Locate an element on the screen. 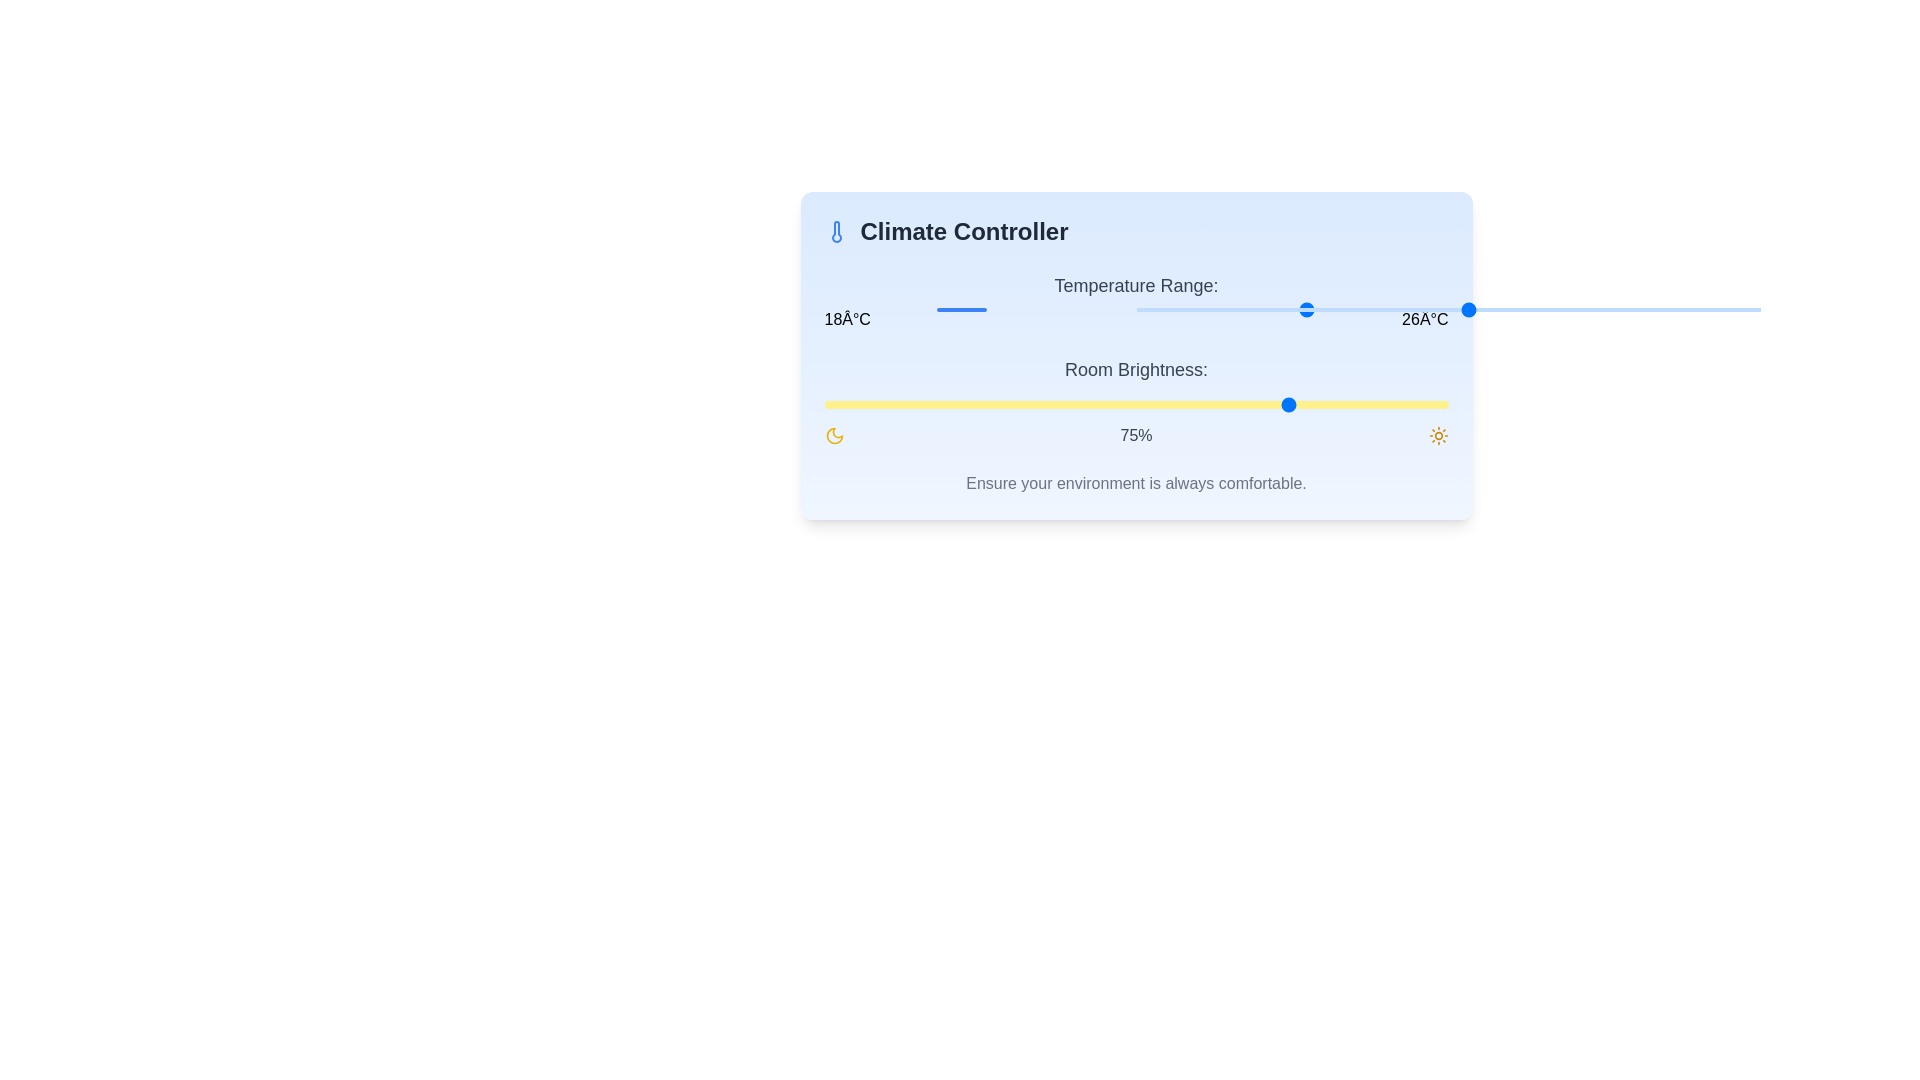  the room brightness is located at coordinates (843, 405).